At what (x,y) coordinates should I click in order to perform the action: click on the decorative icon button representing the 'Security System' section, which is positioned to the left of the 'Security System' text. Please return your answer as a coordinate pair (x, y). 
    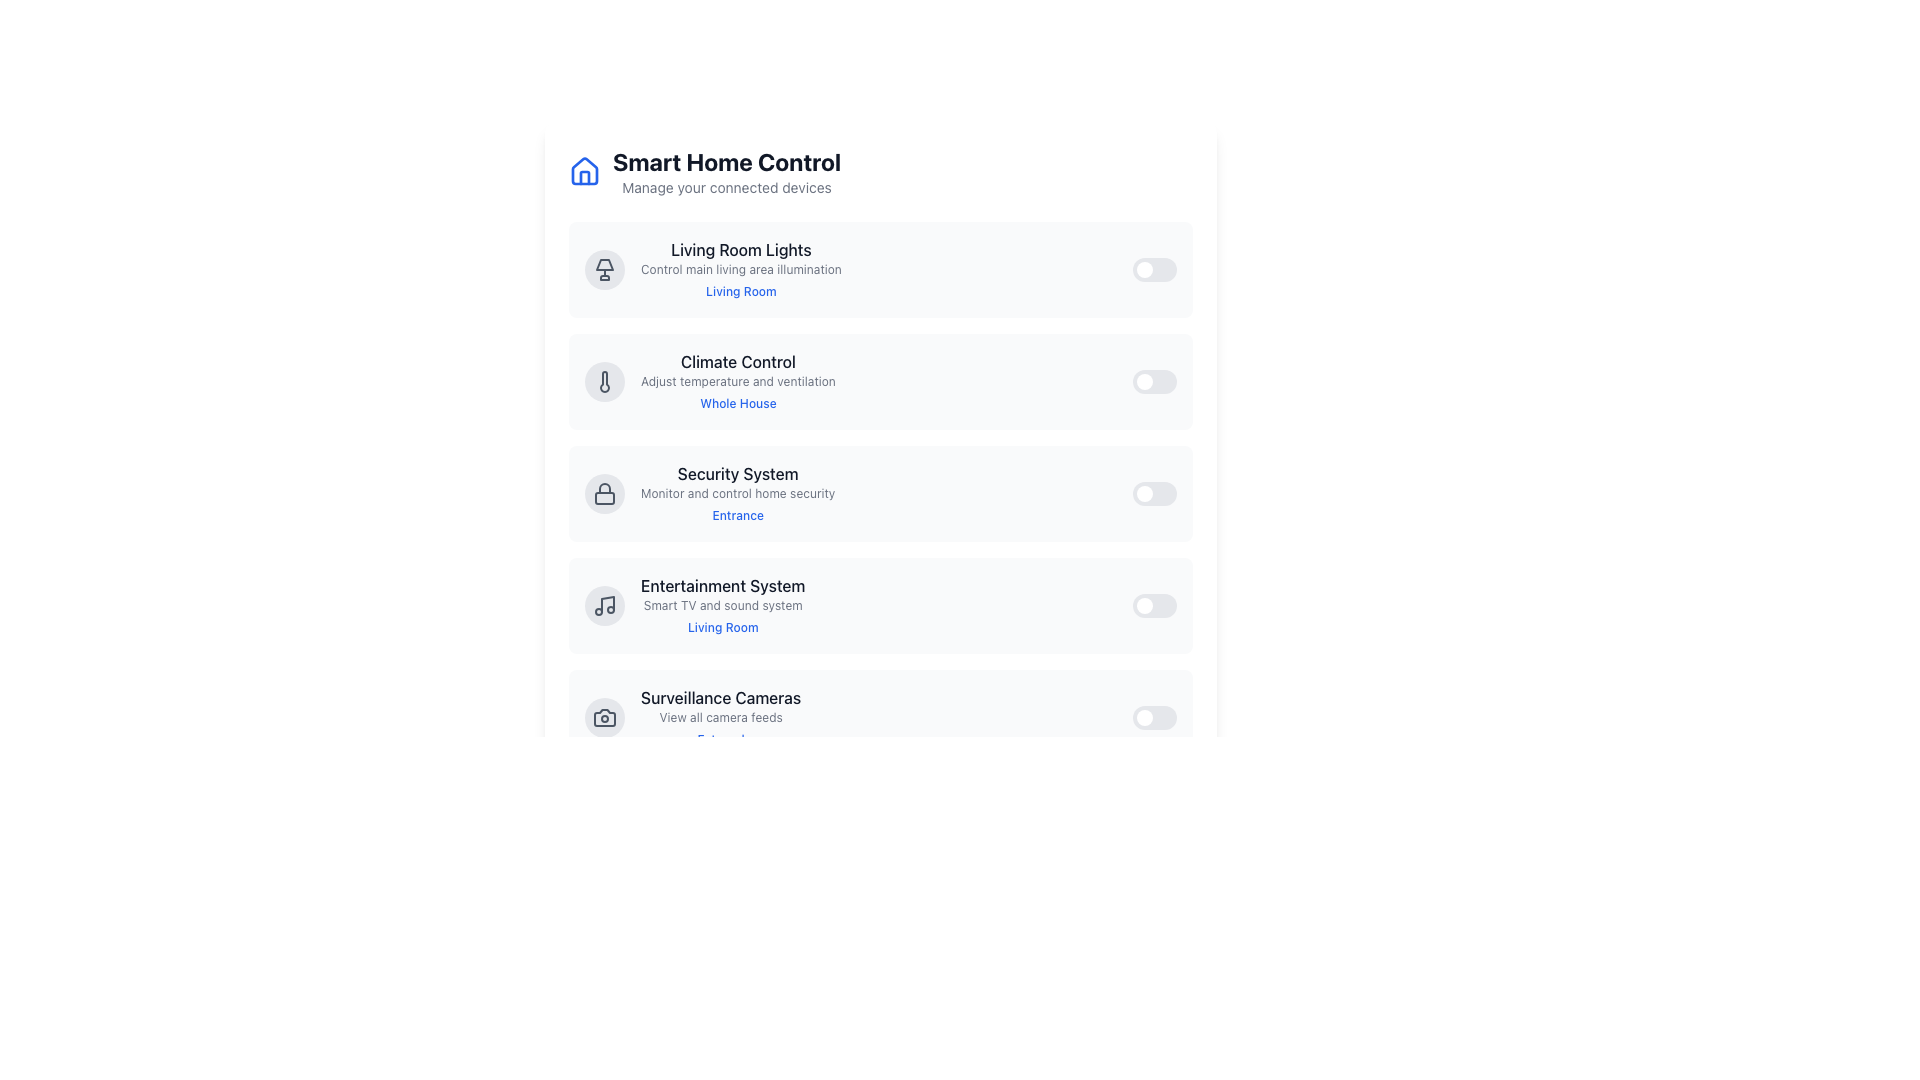
    Looking at the image, I should click on (603, 493).